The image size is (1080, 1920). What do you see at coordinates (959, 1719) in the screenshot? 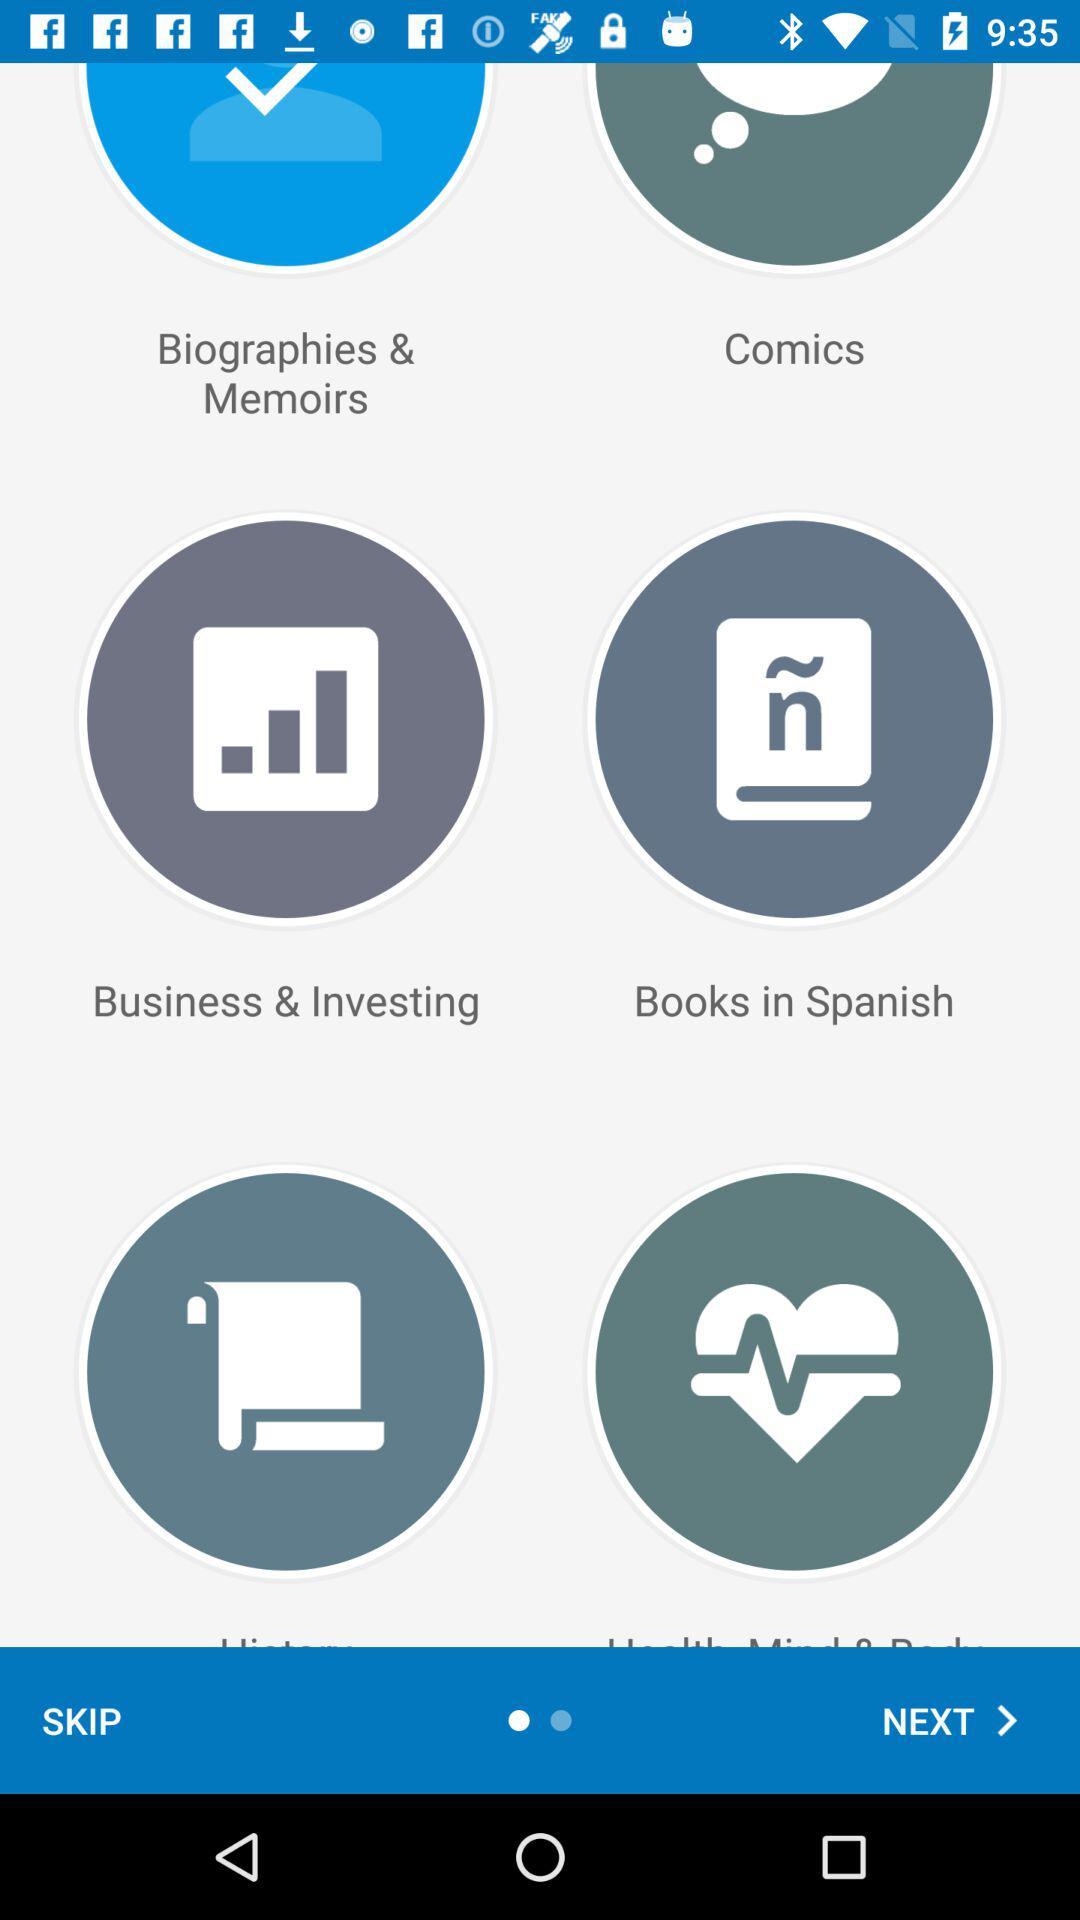
I see `next` at bounding box center [959, 1719].